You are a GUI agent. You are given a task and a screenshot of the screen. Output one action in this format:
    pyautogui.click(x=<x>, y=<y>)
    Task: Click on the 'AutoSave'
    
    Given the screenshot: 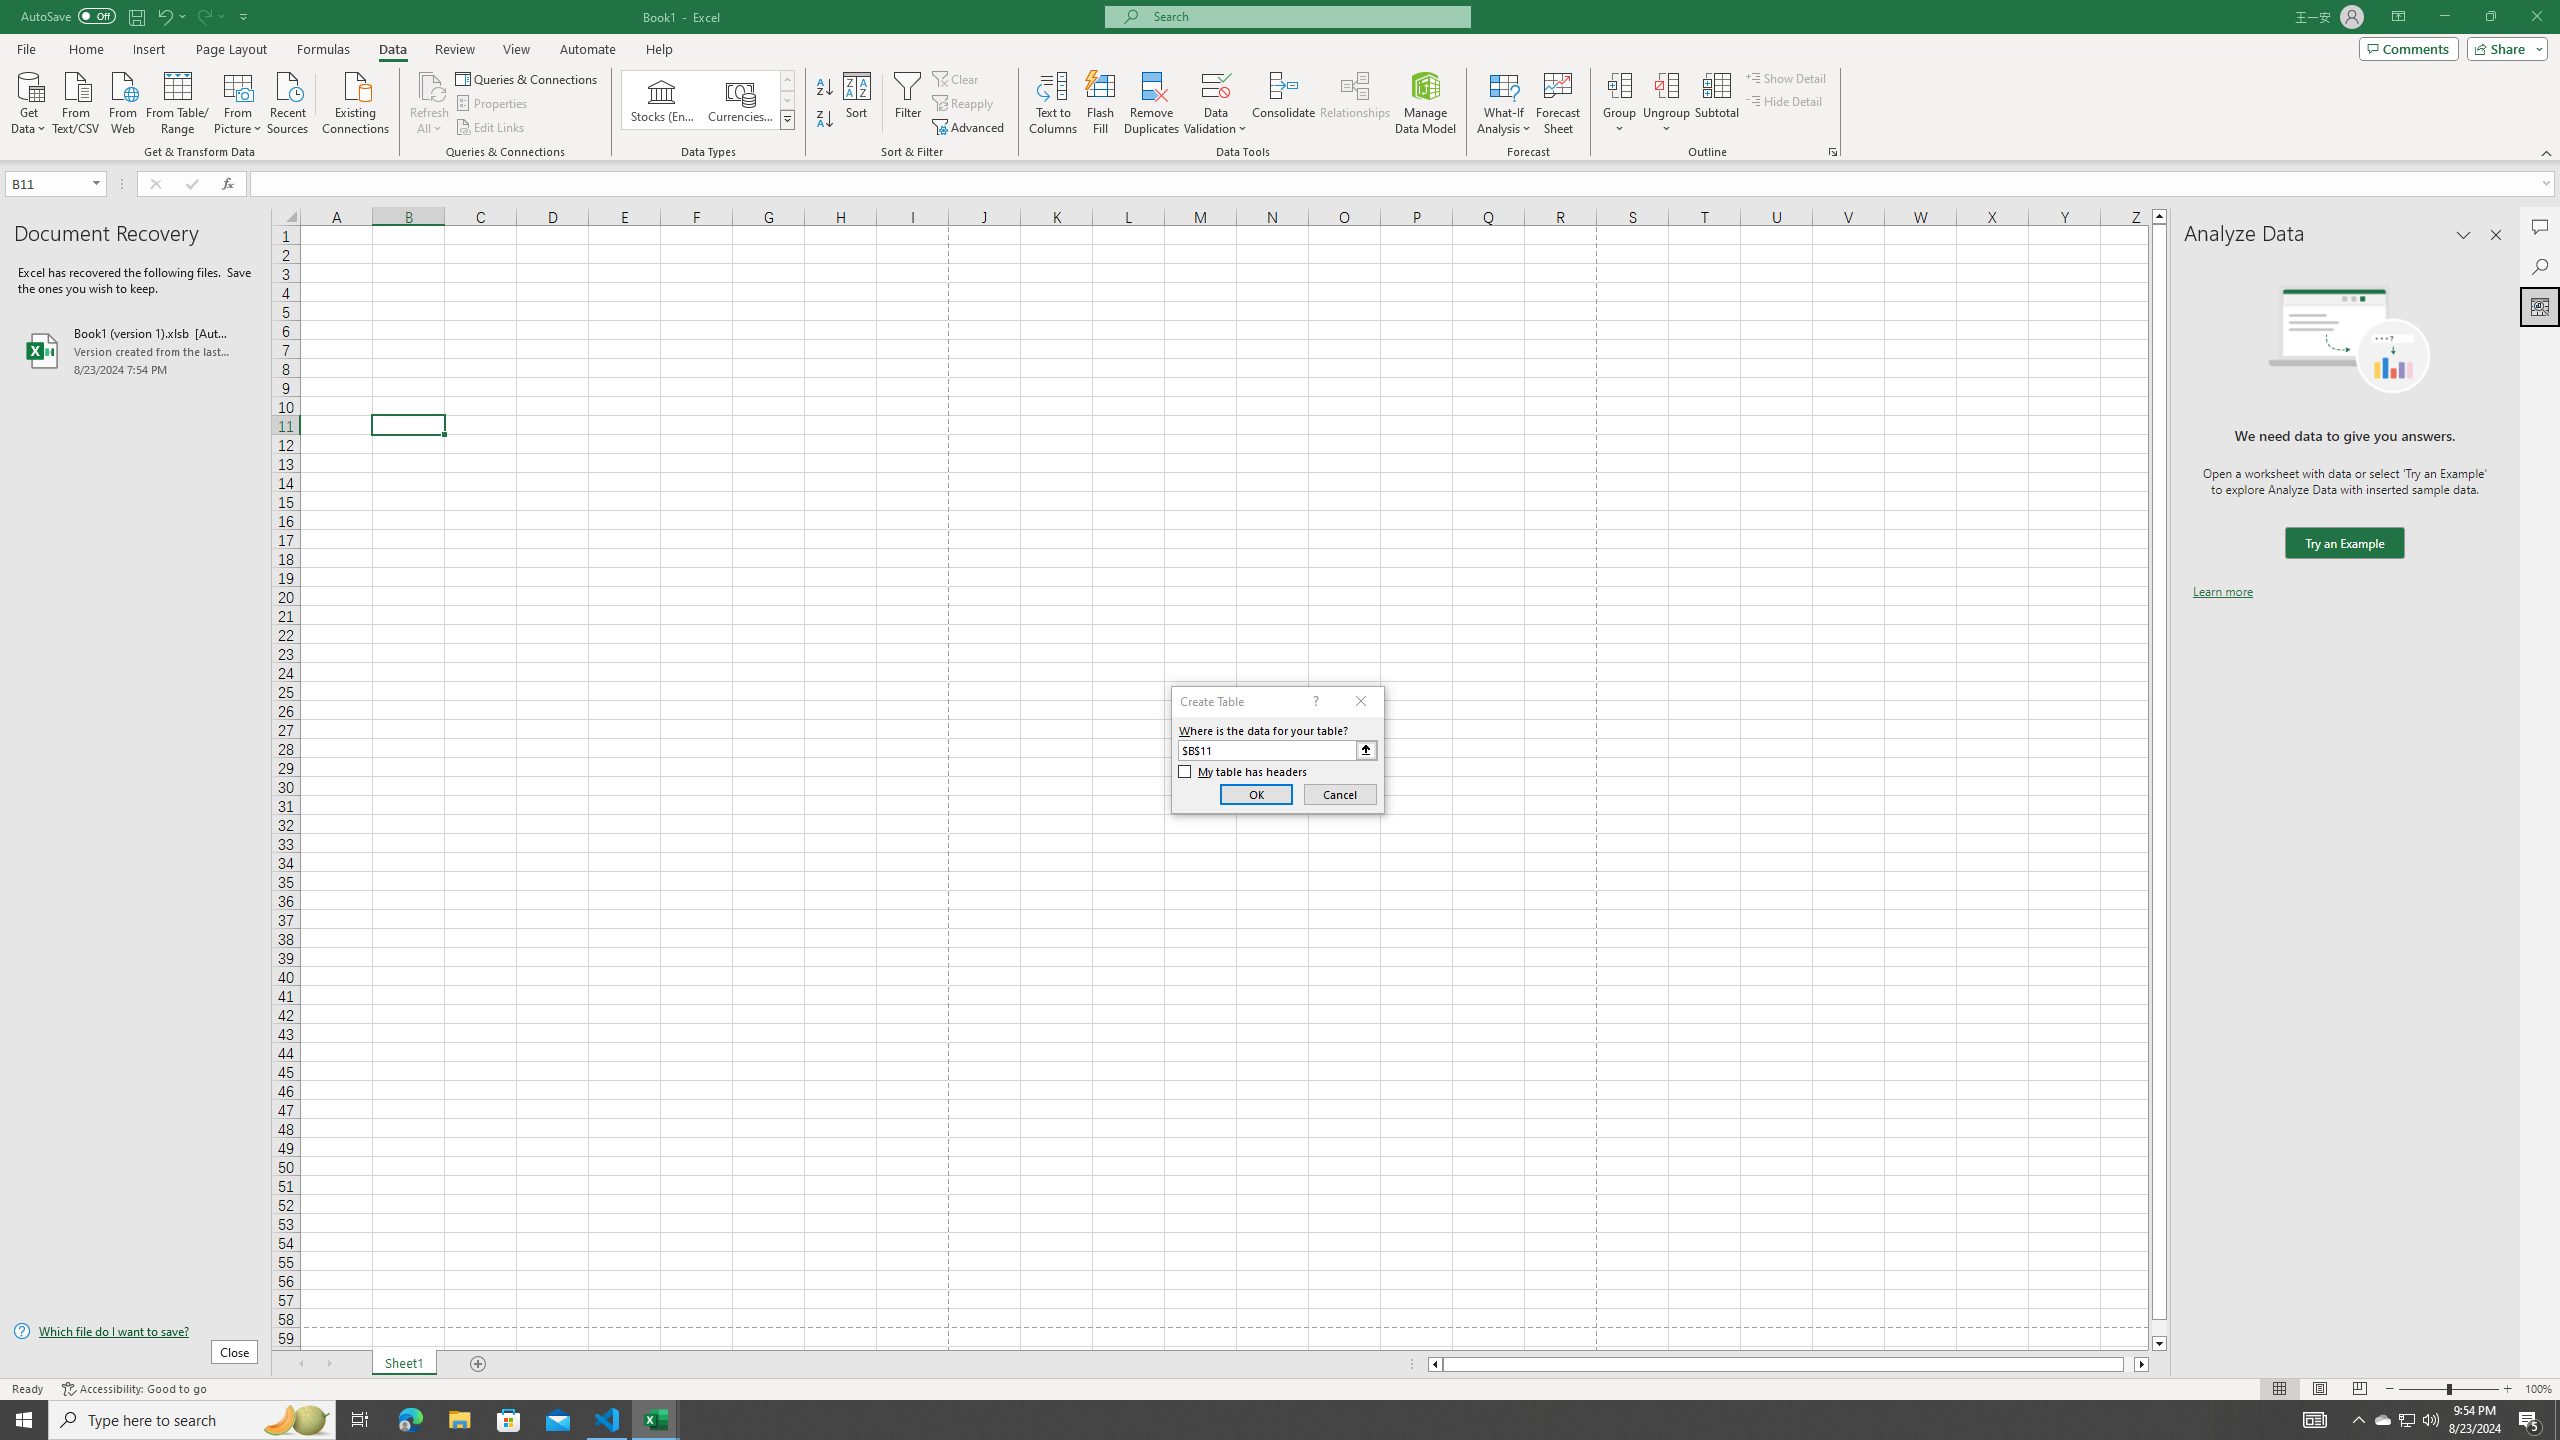 What is the action you would take?
    pyautogui.click(x=69, y=15)
    